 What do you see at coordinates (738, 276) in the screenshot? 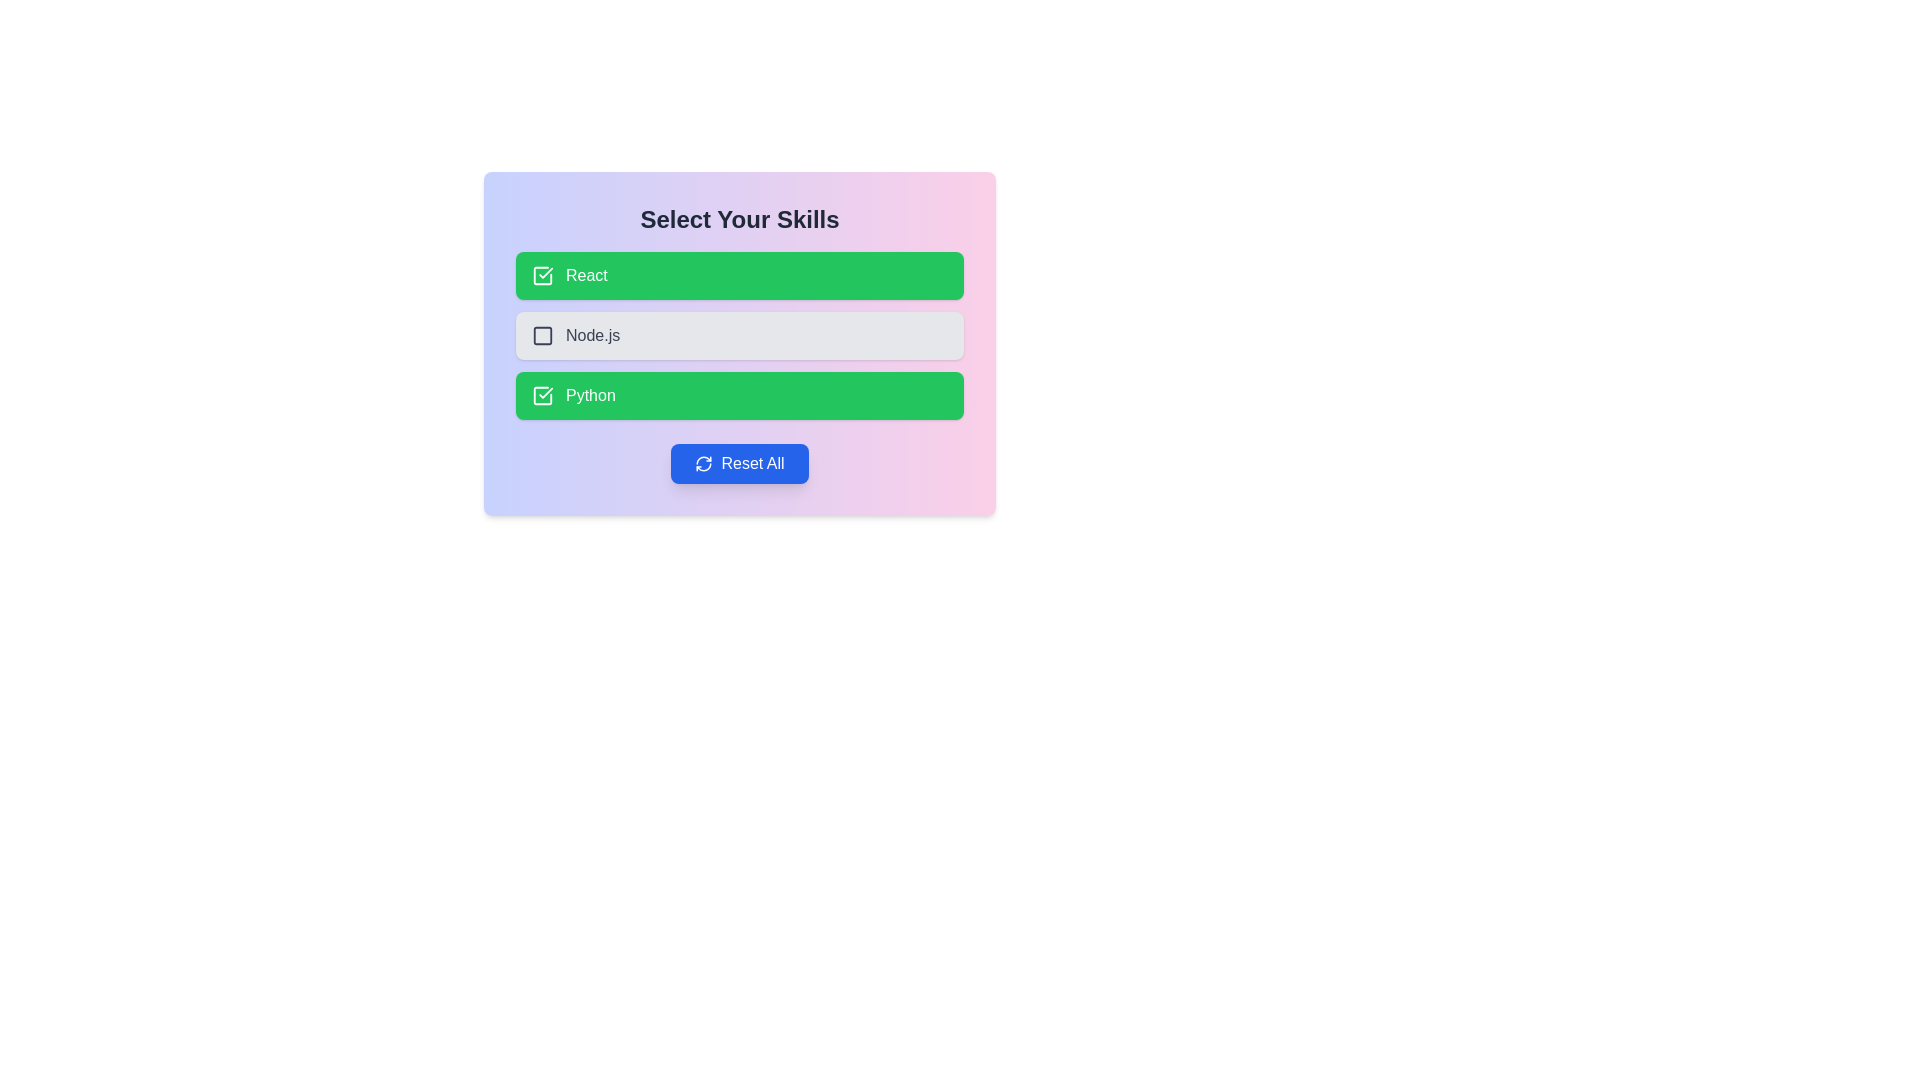
I see `the skill React by clicking on its respective option` at bounding box center [738, 276].